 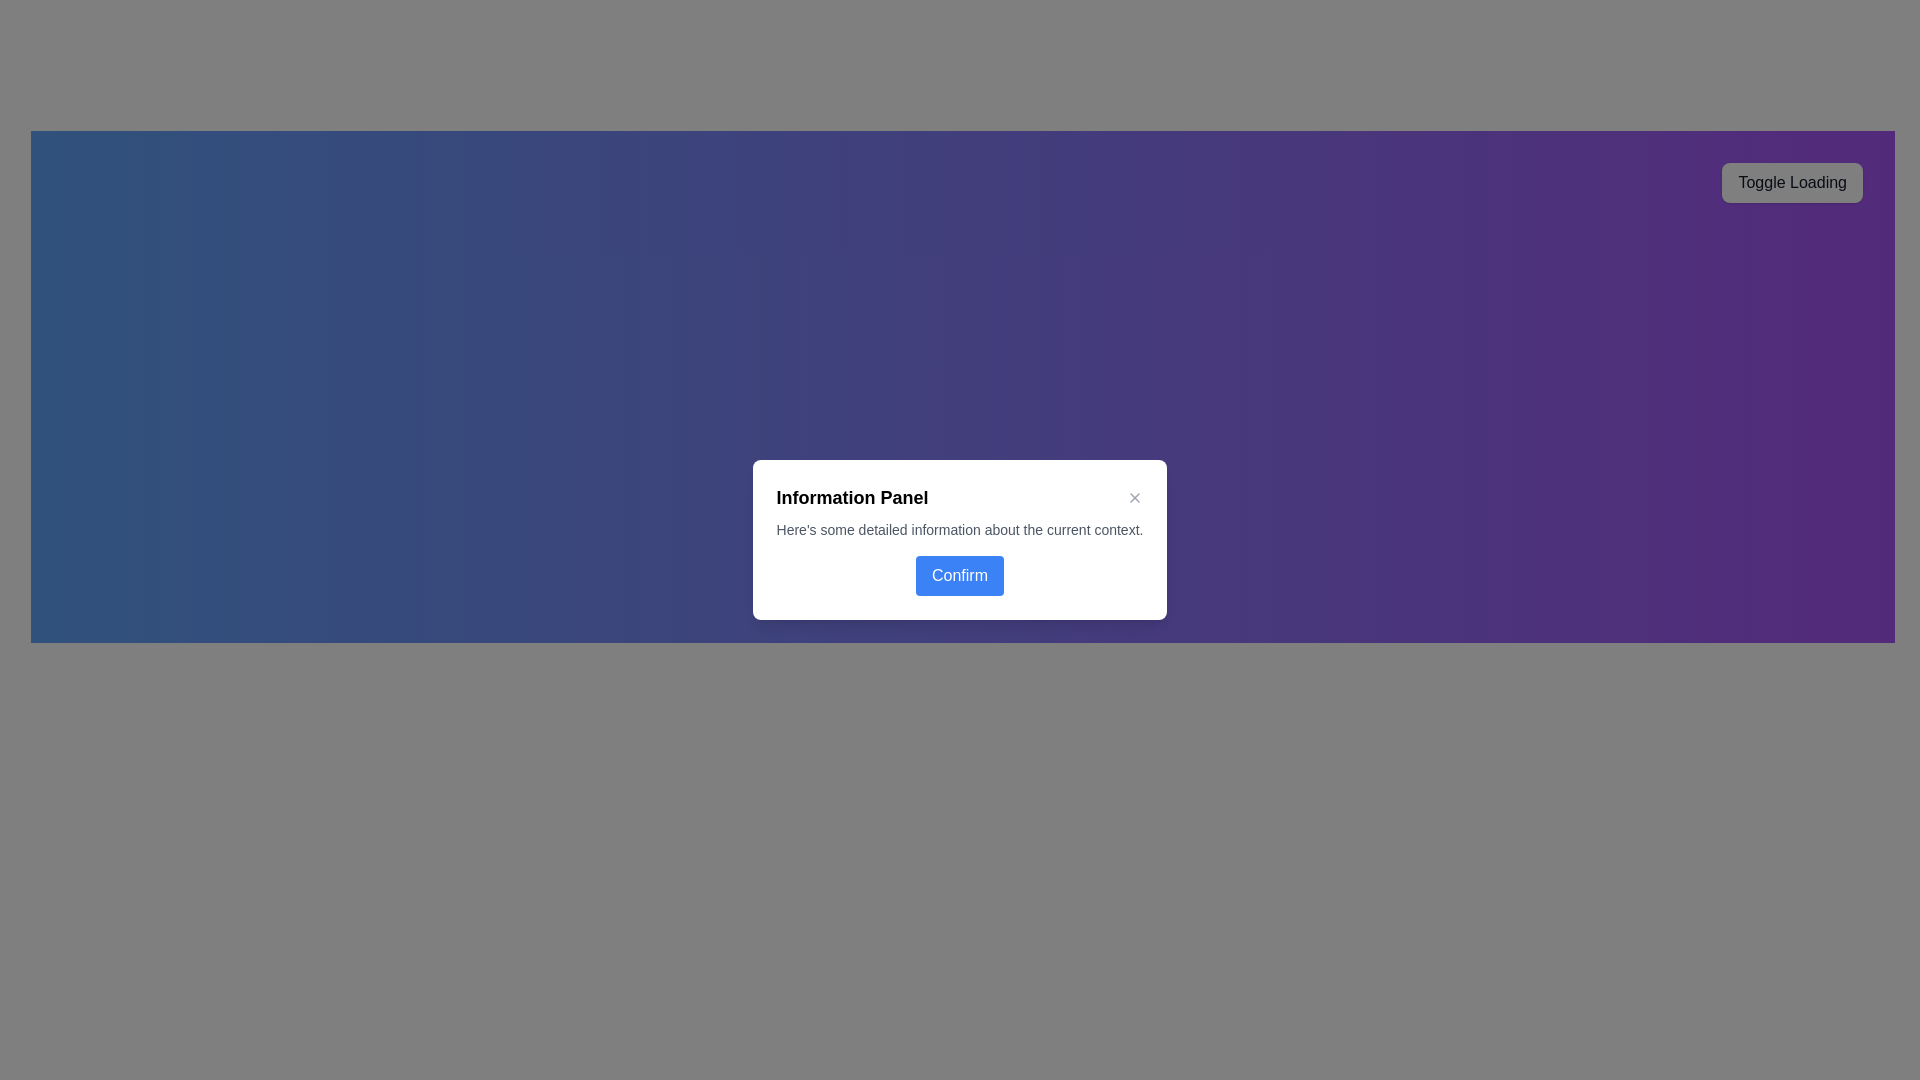 What do you see at coordinates (960, 540) in the screenshot?
I see `the central modal dialog box that provides contextual information and allows user confirmation through the 'Confirm' button` at bounding box center [960, 540].